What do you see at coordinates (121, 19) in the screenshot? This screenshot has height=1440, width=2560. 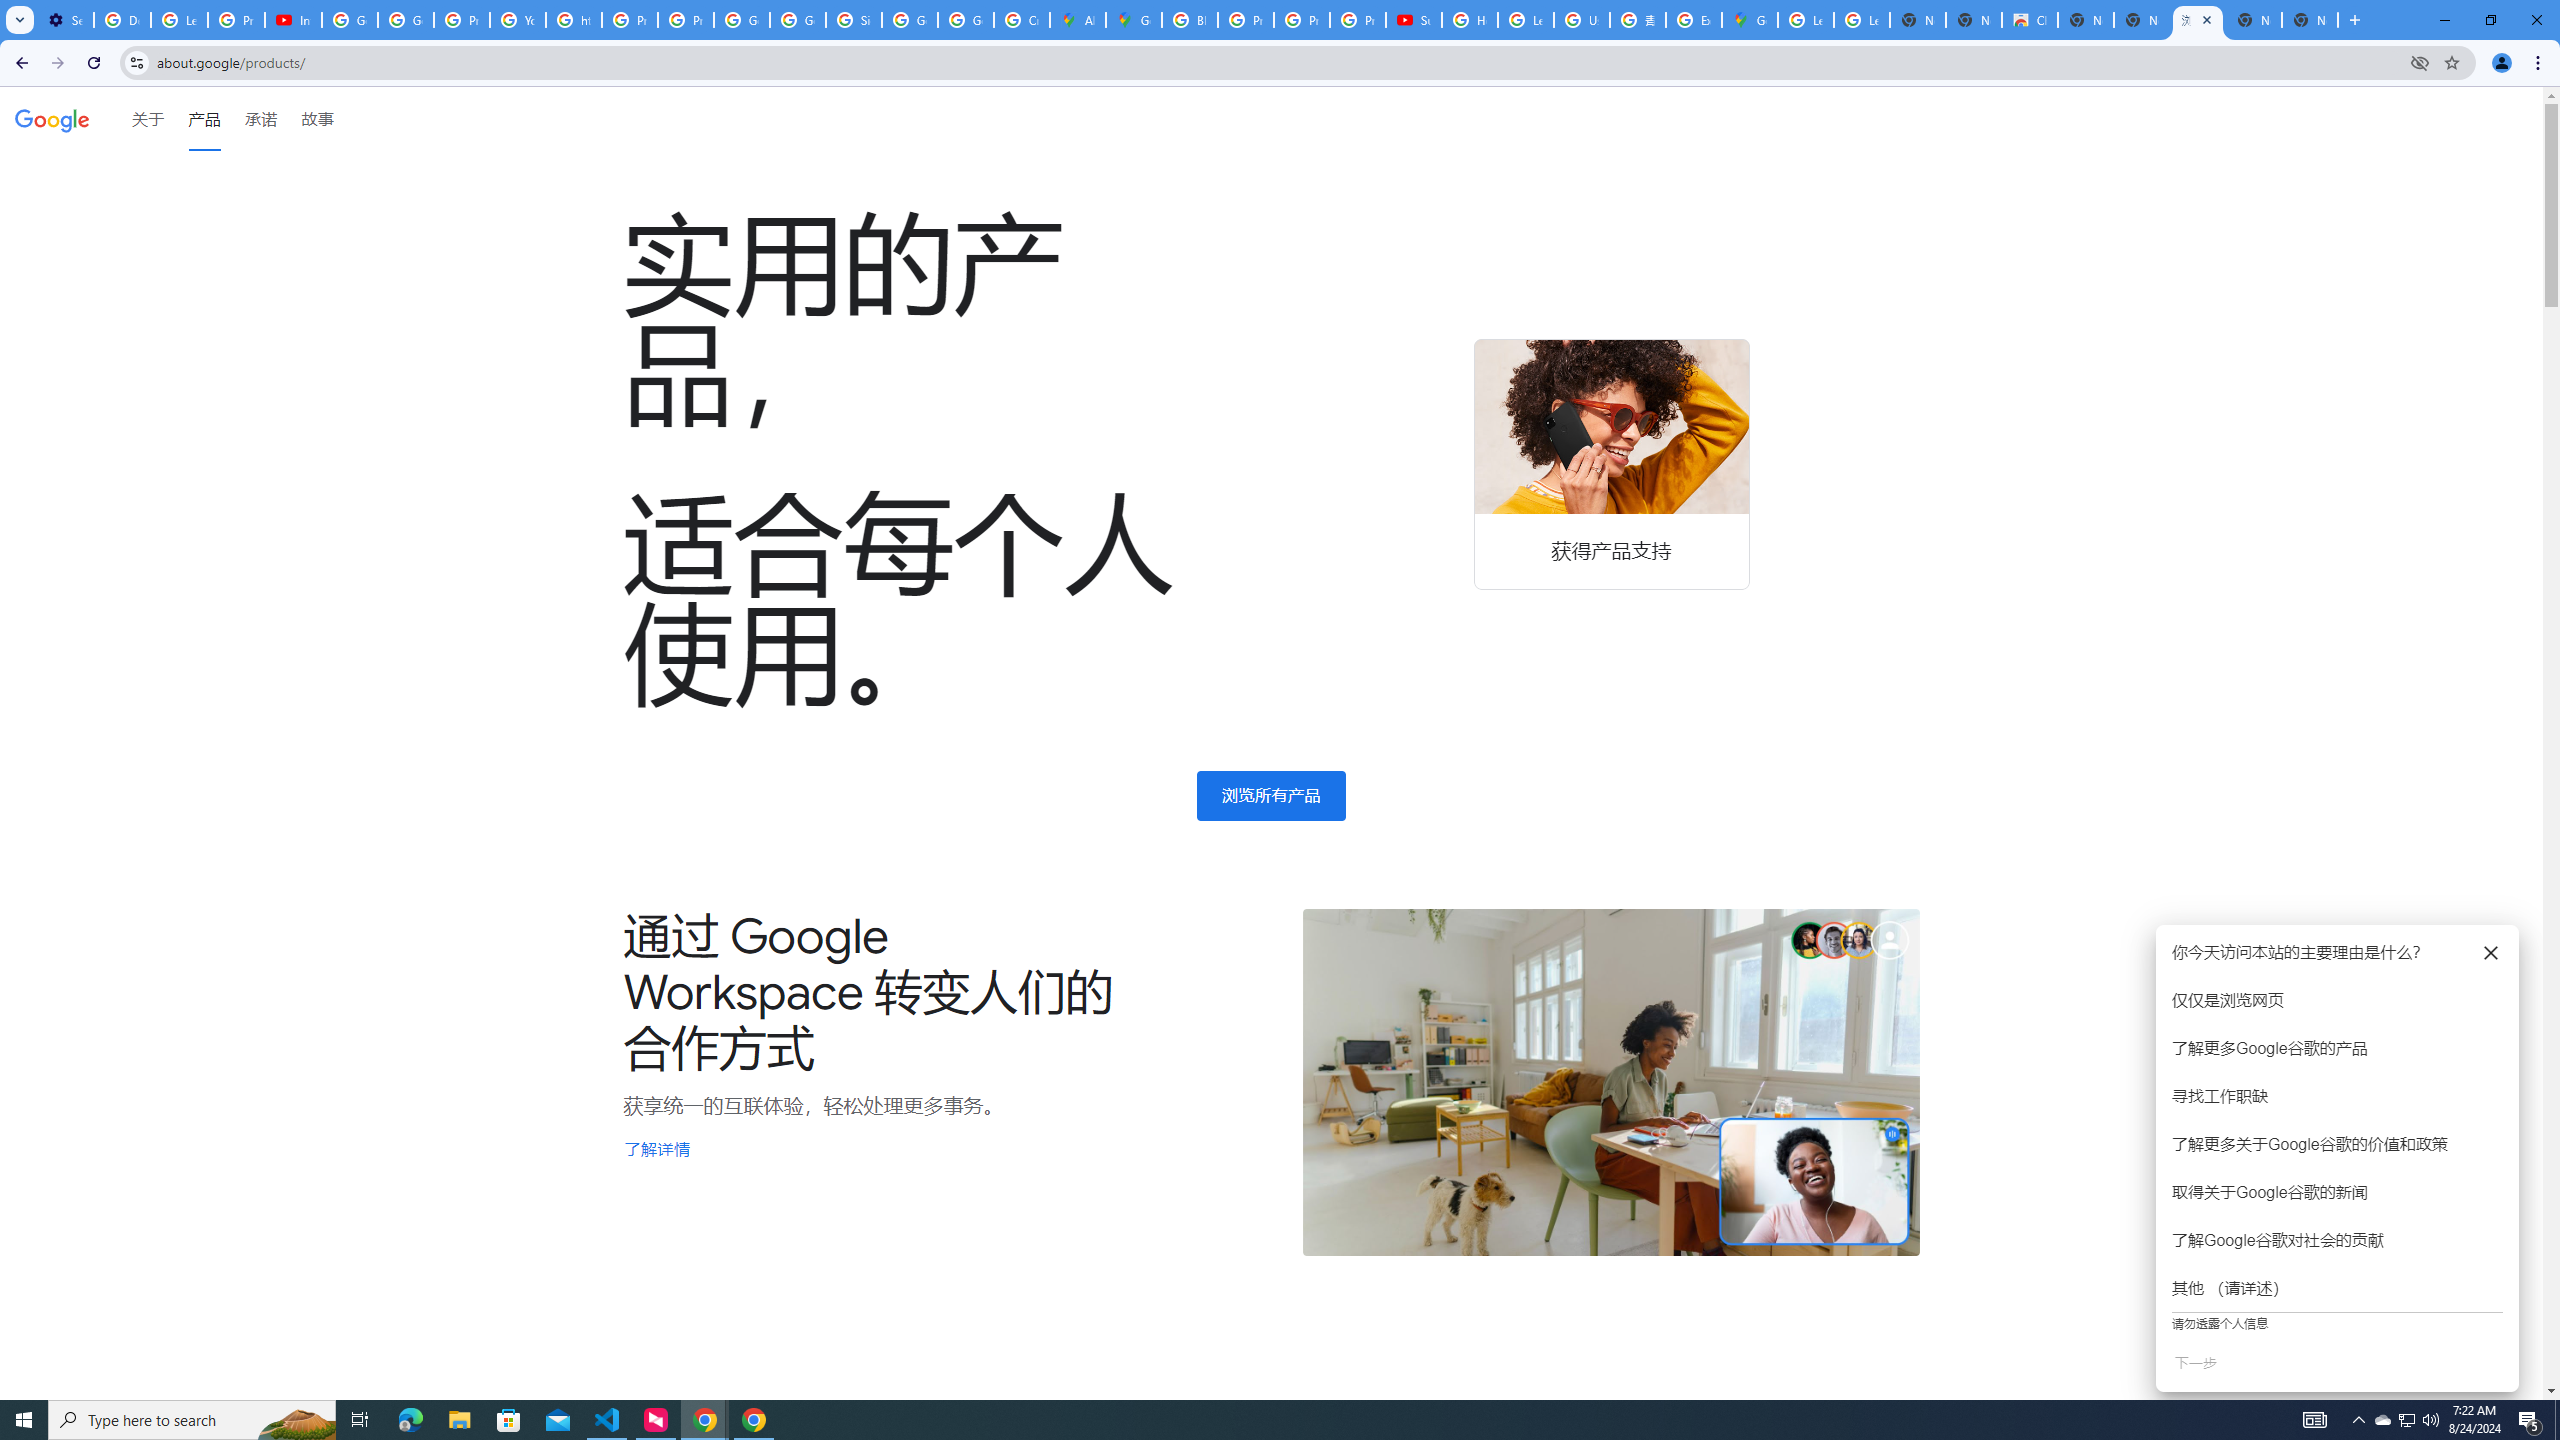 I see `'Delete photos & videos - Computer - Google Photos Help'` at bounding box center [121, 19].